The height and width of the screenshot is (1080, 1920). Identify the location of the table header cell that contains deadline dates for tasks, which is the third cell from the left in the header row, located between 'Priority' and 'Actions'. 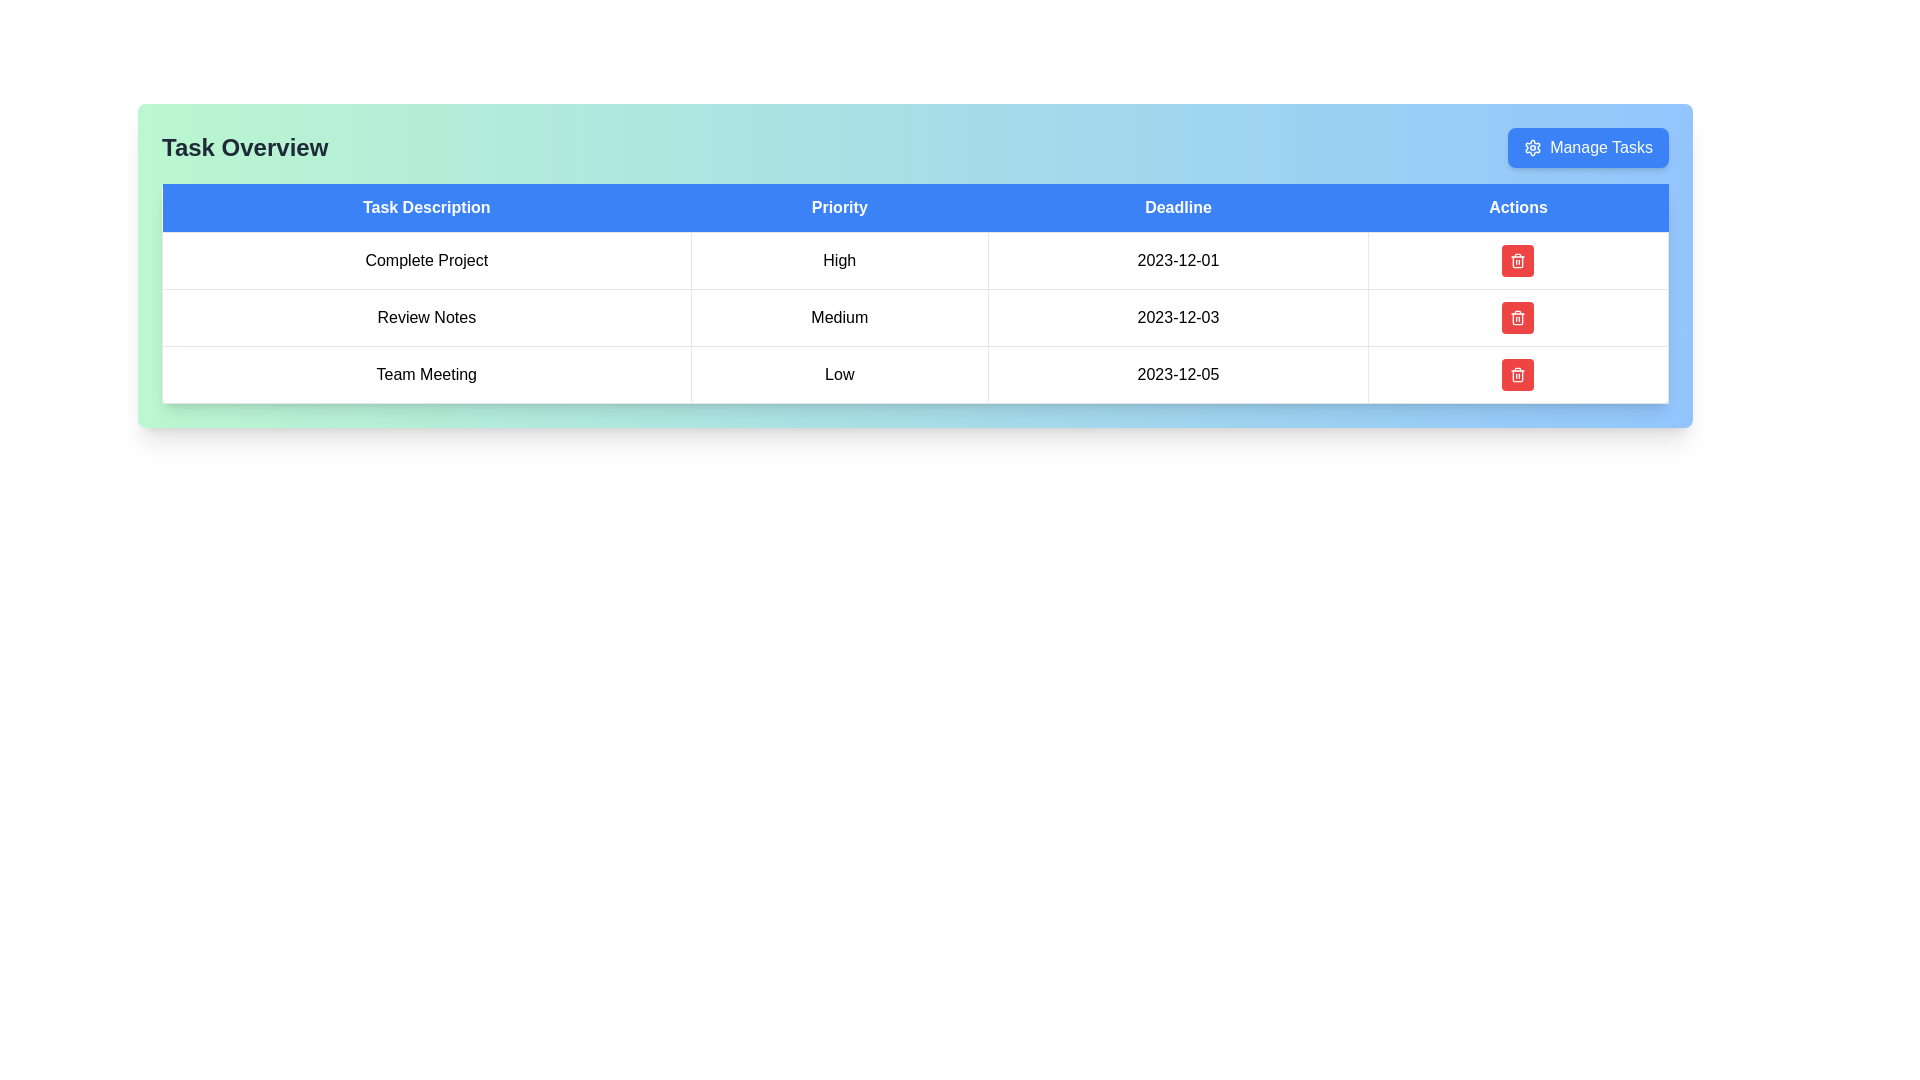
(1178, 208).